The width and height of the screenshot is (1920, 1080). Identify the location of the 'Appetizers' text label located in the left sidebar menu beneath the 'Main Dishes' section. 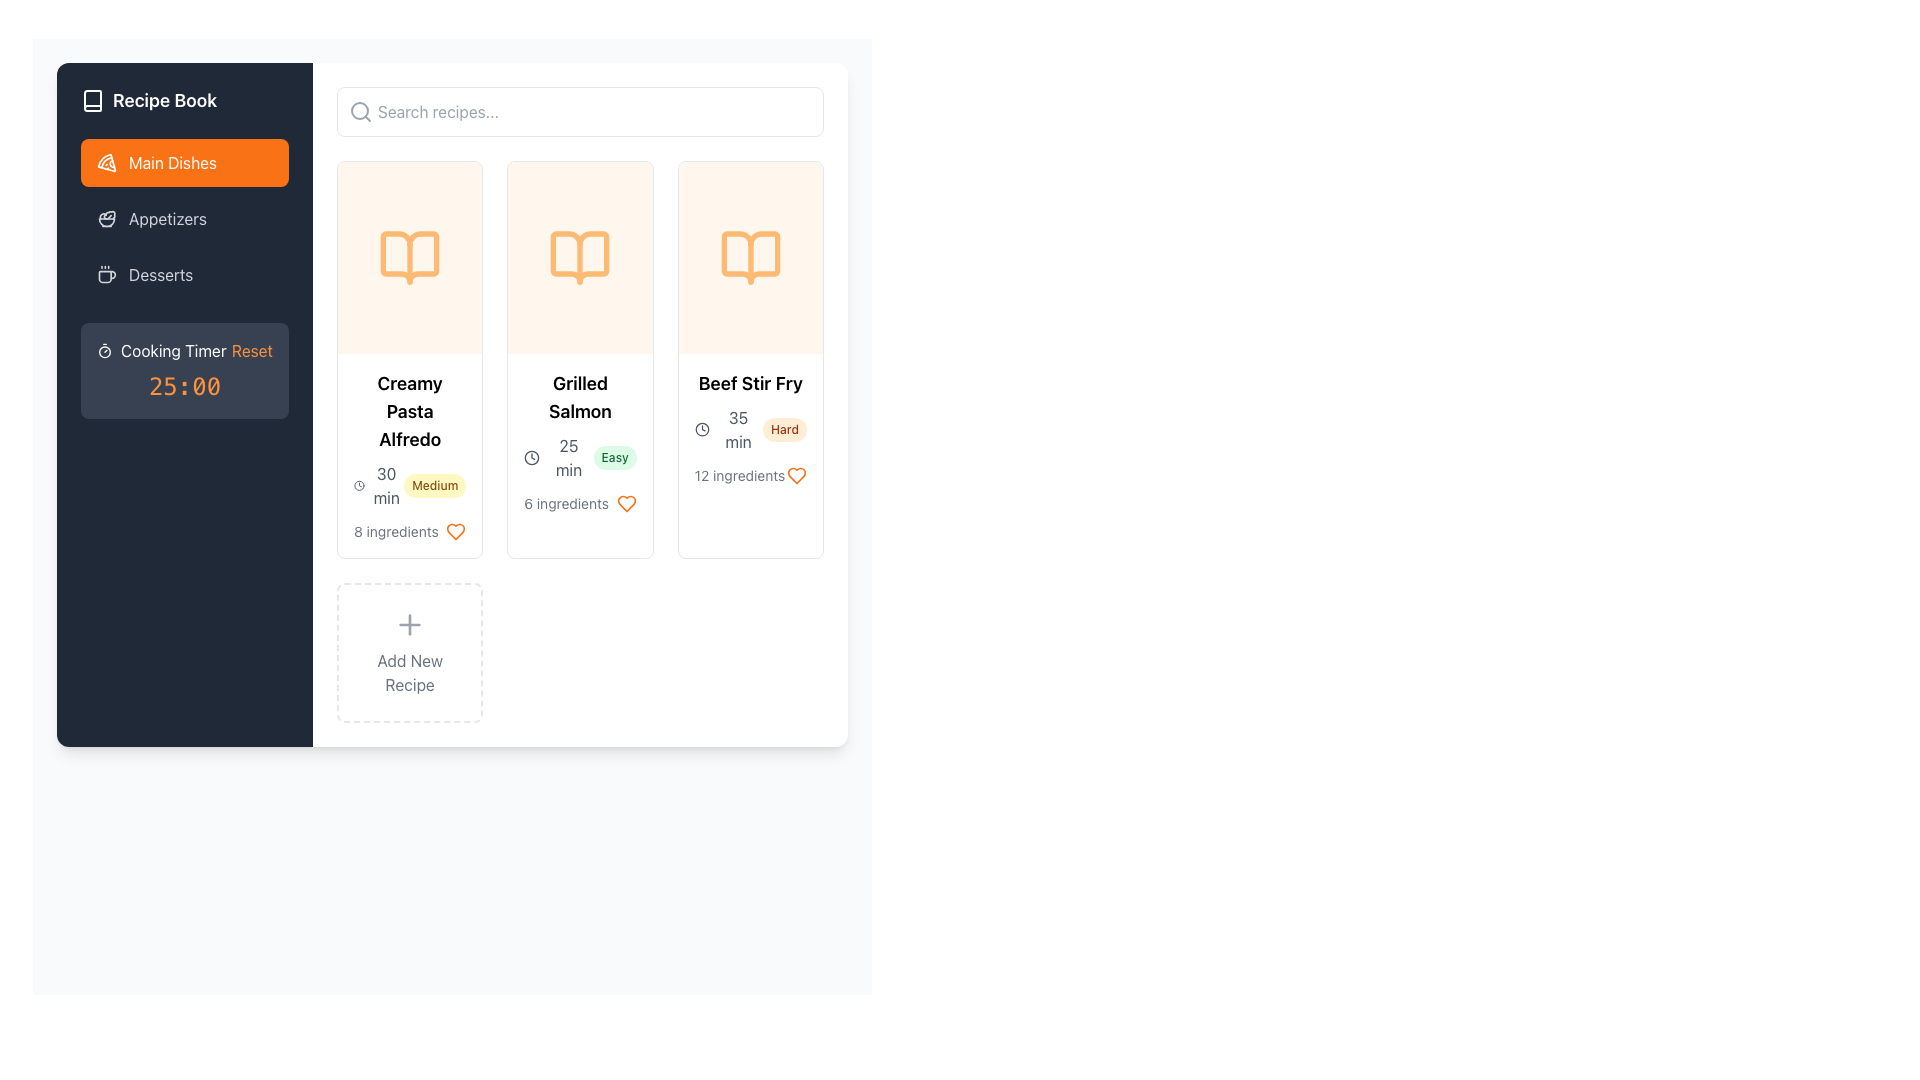
(168, 219).